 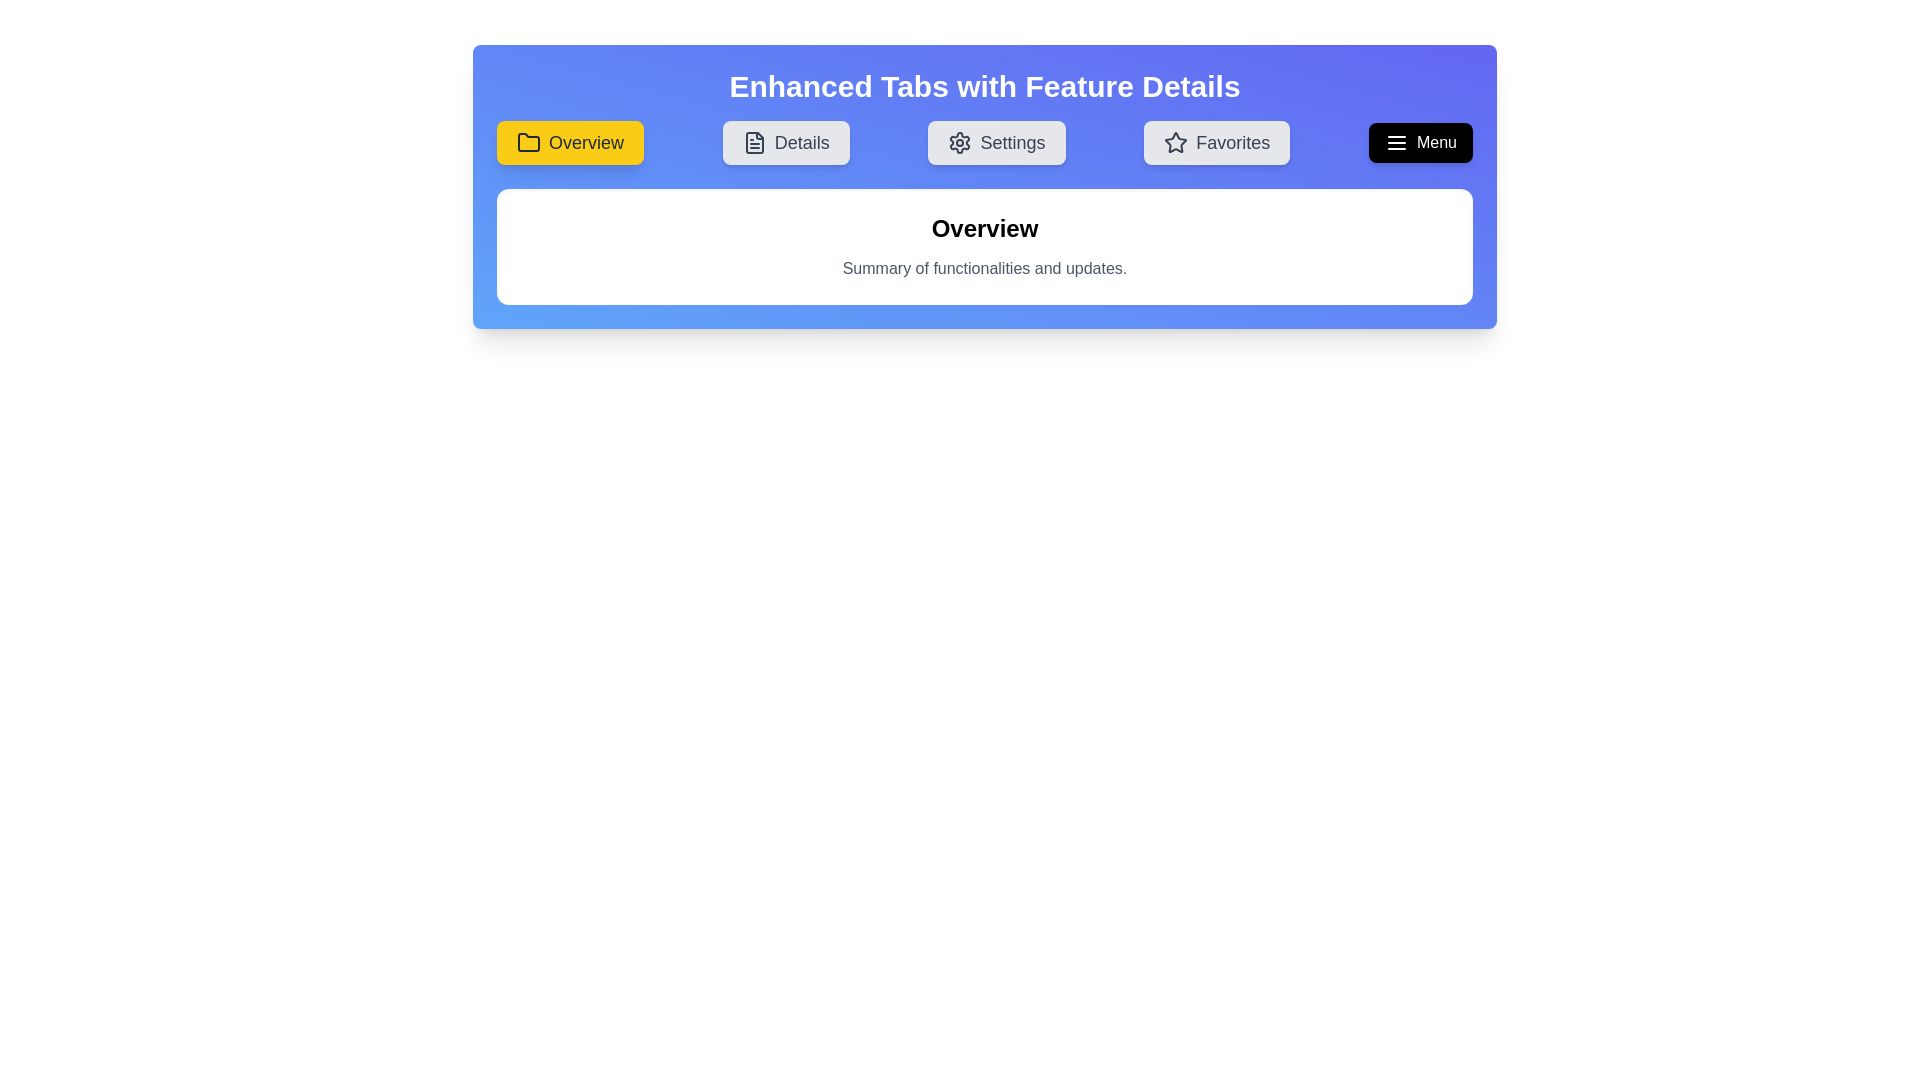 I want to click on the 'Menu' button, which is a rectangular button with rounded corners, black background, and white text, located at the top-right of the navigation bar, so click(x=1419, y=141).